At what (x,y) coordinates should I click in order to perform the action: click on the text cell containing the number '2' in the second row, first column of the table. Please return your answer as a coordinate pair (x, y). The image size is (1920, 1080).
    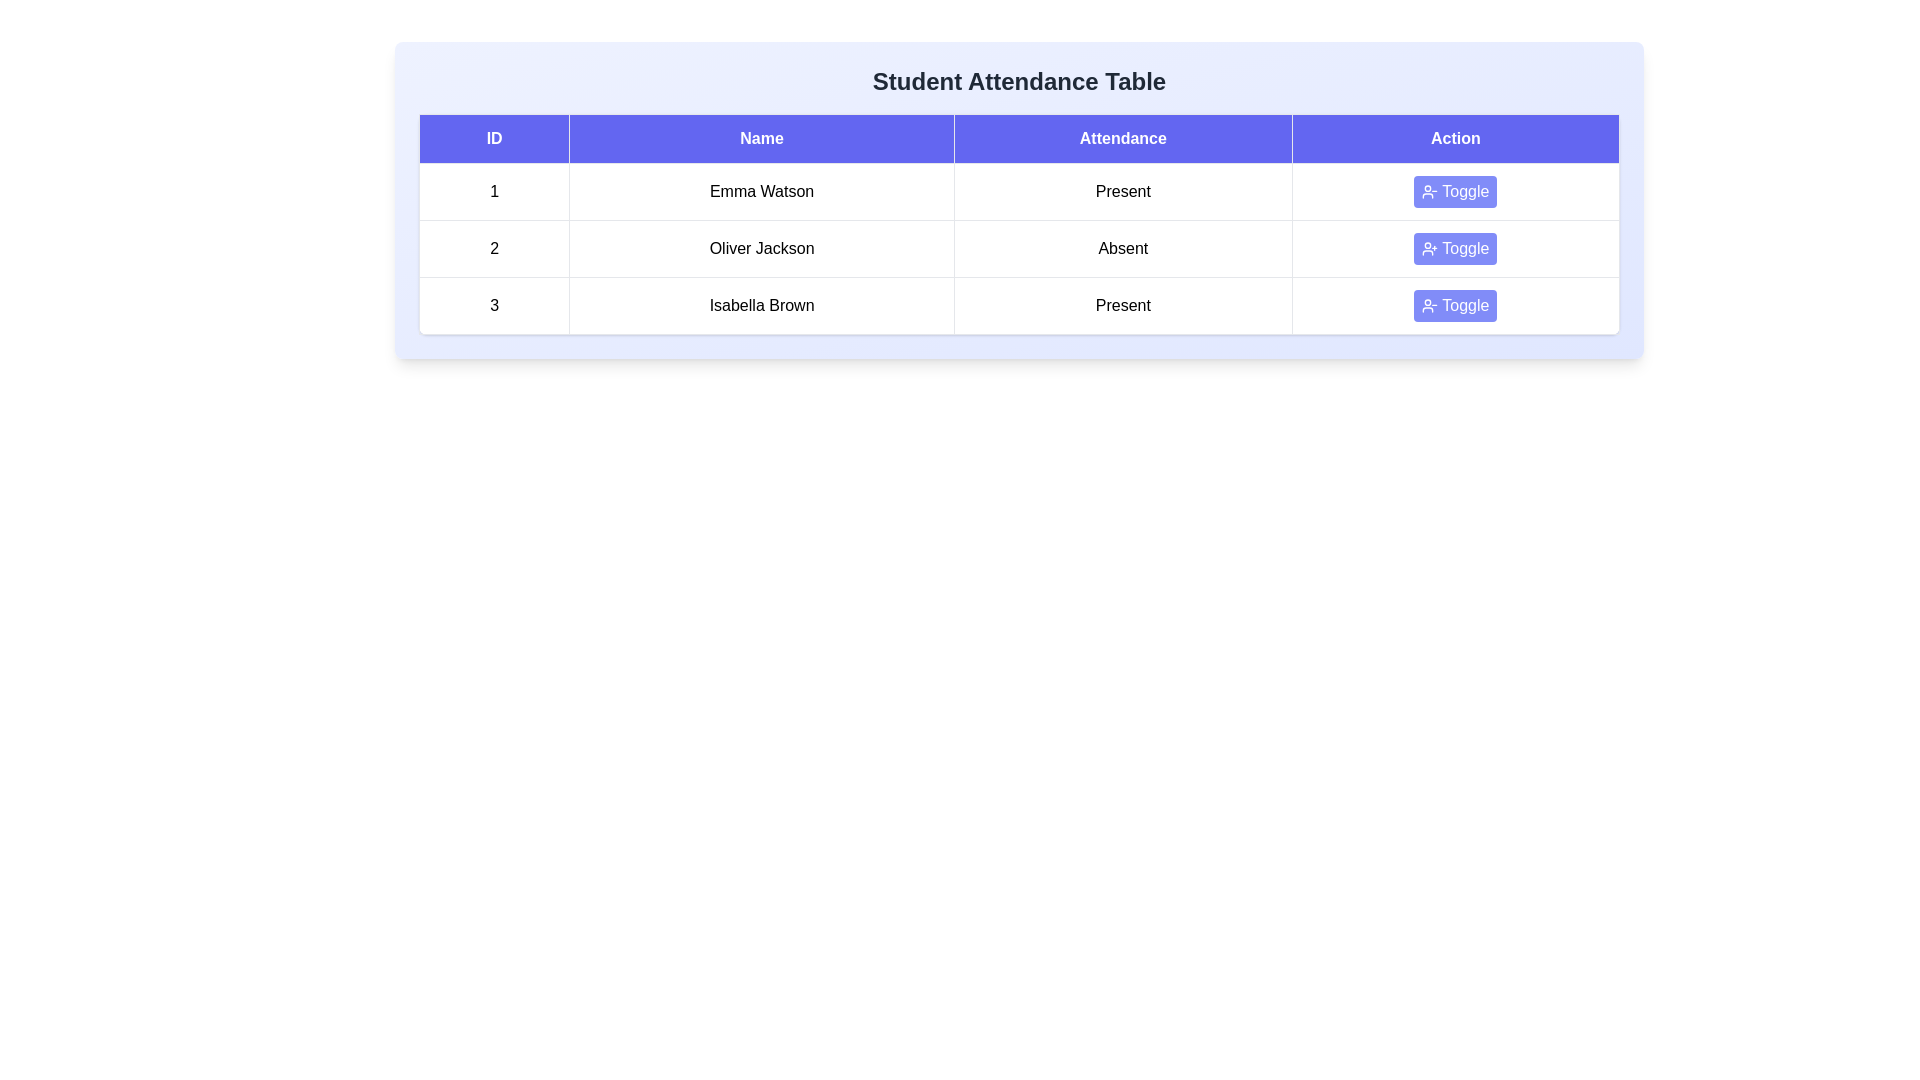
    Looking at the image, I should click on (494, 248).